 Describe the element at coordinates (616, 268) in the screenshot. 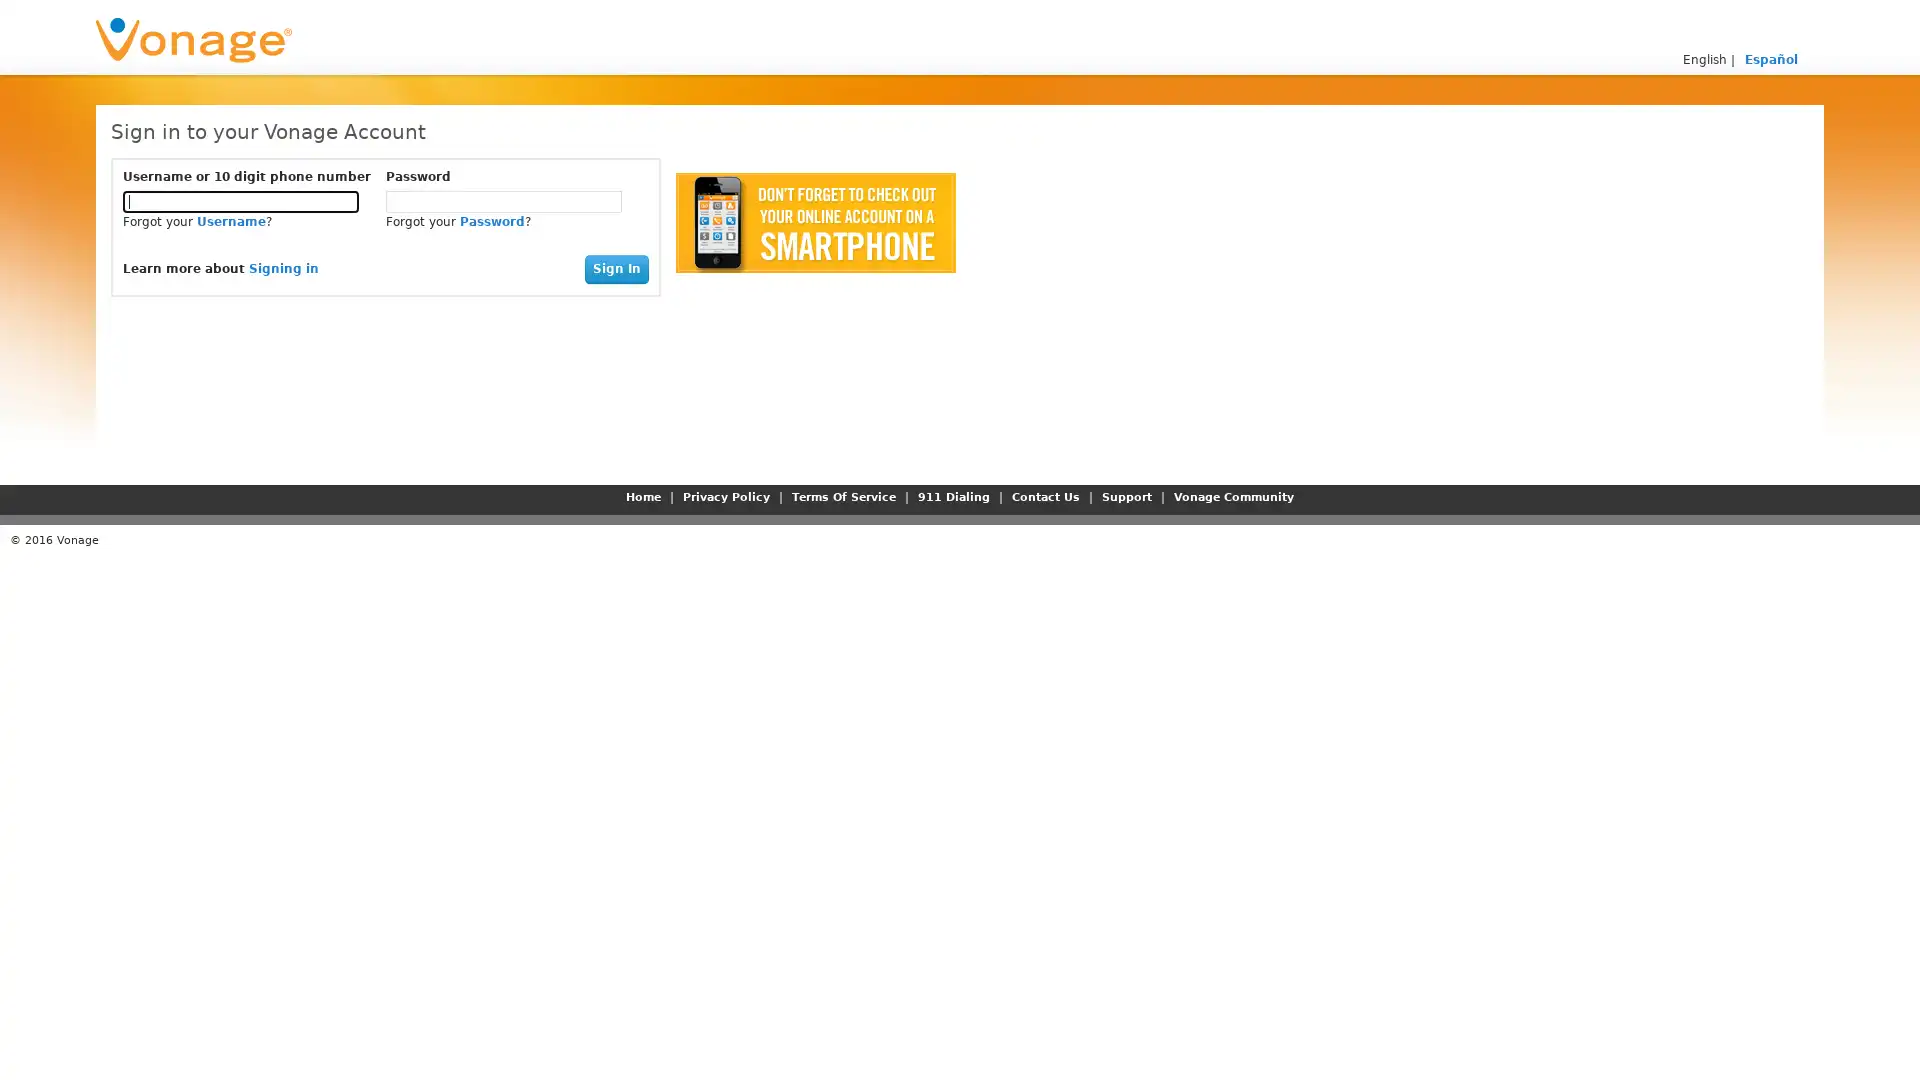

I see `Sign In` at that location.